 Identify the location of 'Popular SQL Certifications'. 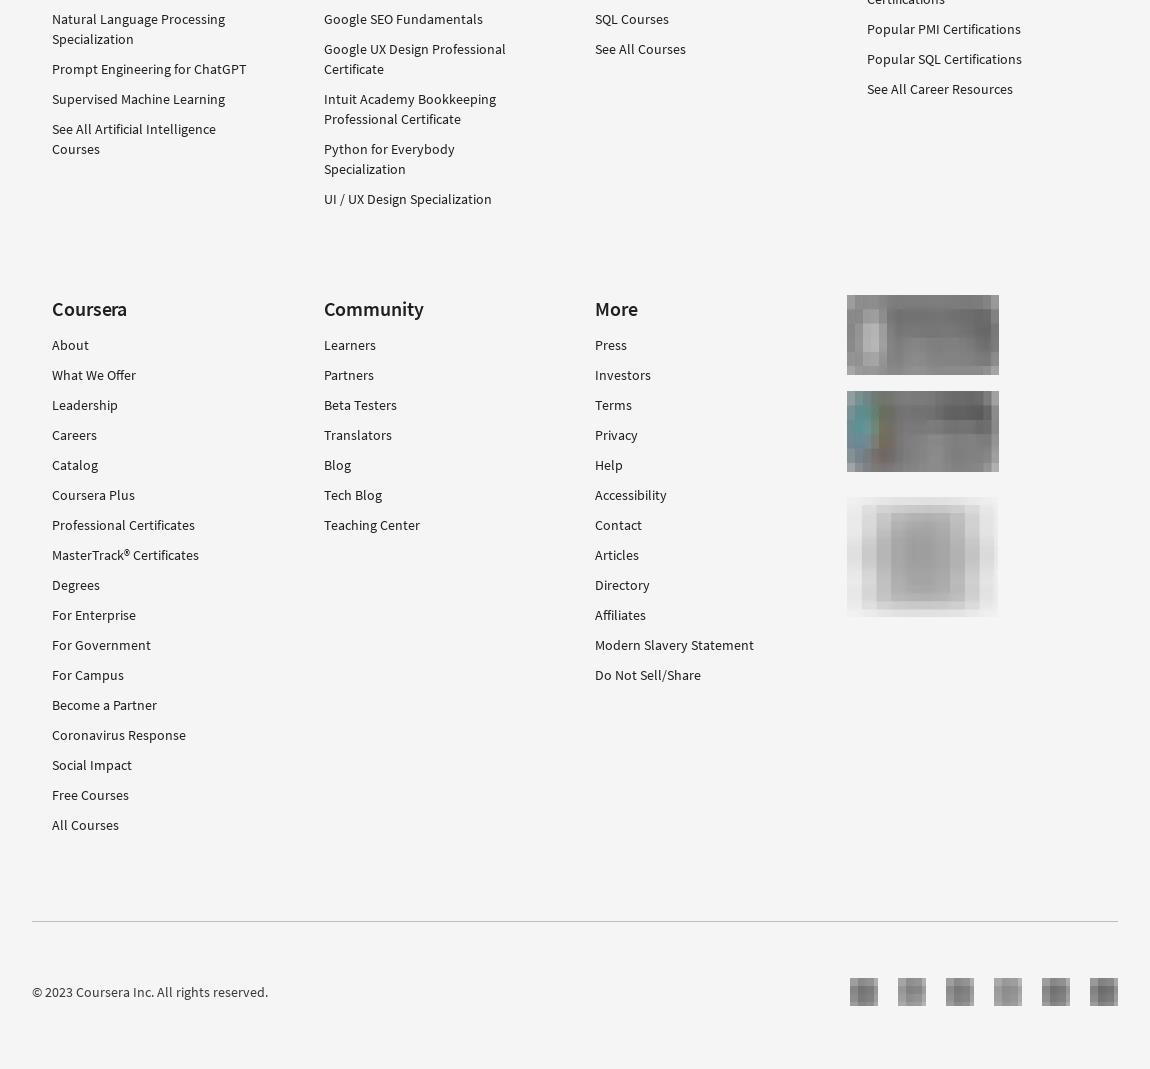
(943, 57).